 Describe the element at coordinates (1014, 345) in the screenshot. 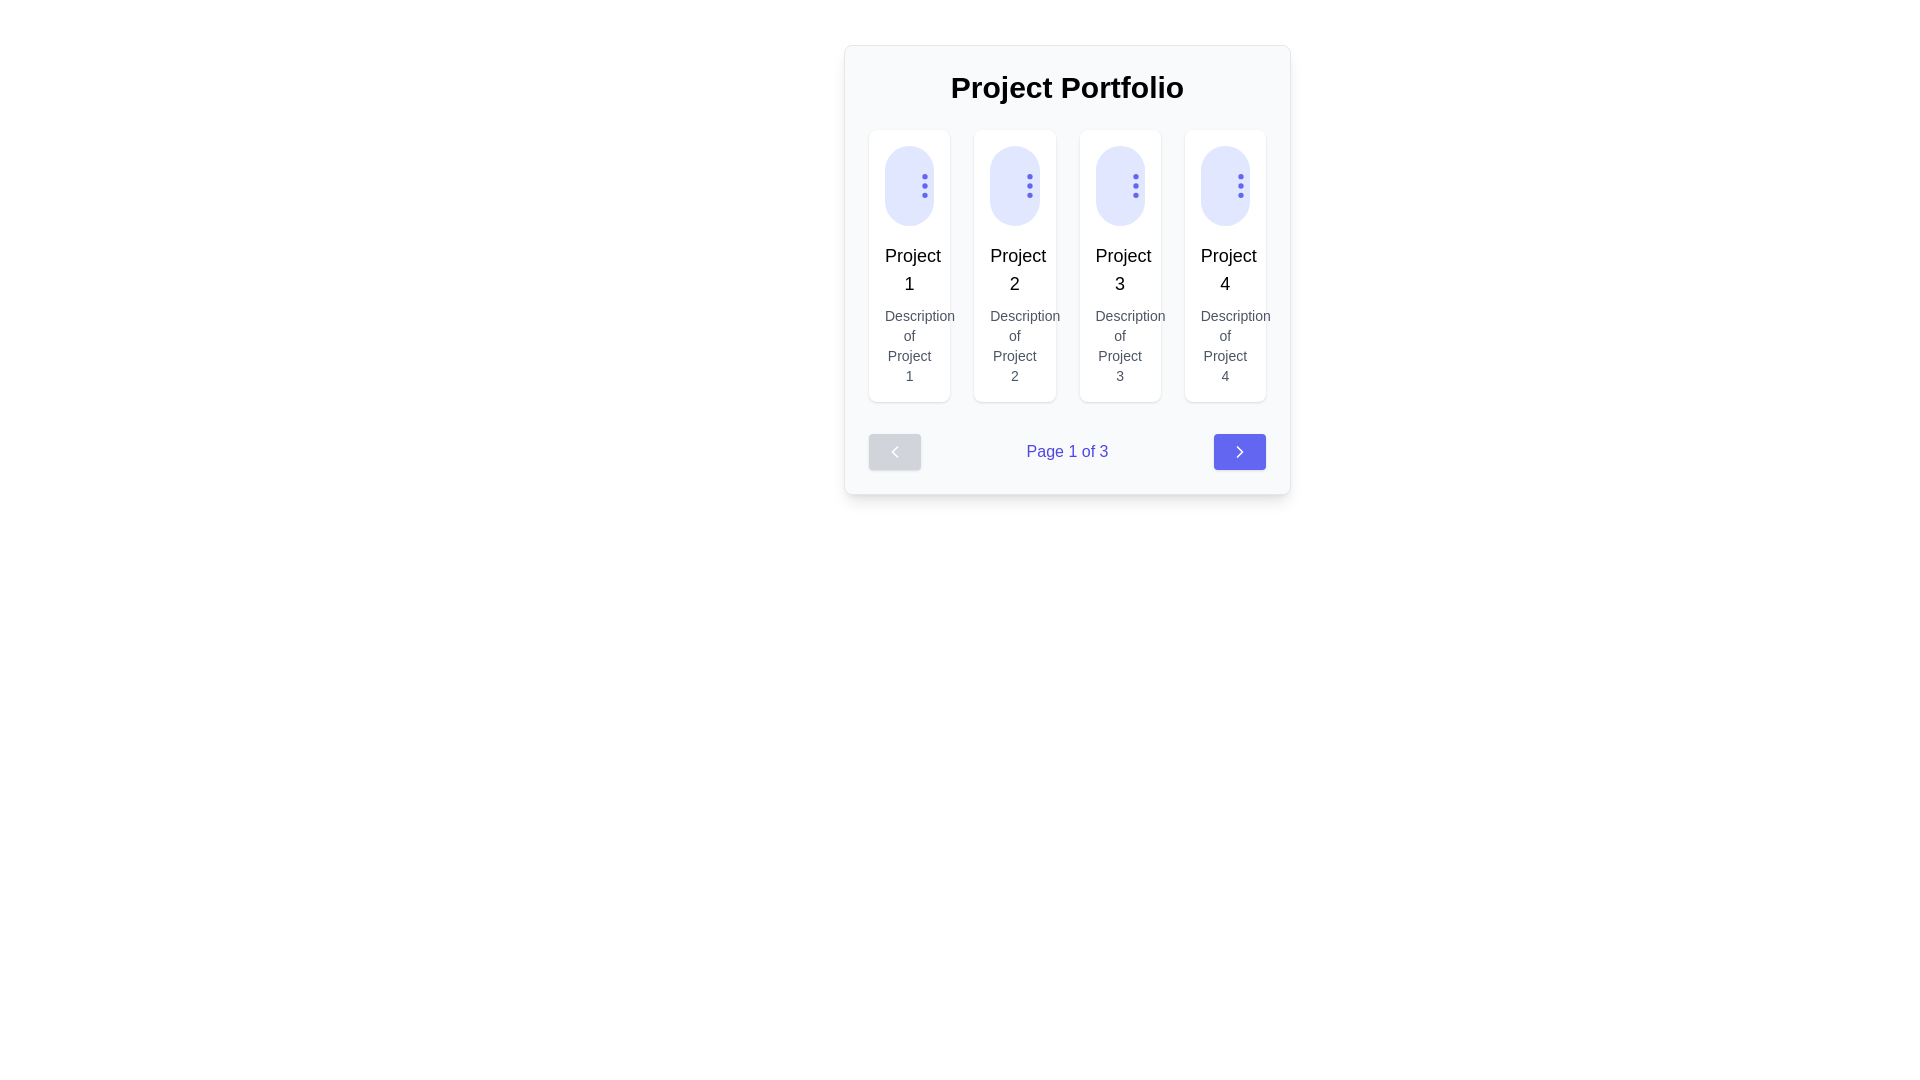

I see `information provided by the text label located below 'Project 2' in the second project card` at that location.